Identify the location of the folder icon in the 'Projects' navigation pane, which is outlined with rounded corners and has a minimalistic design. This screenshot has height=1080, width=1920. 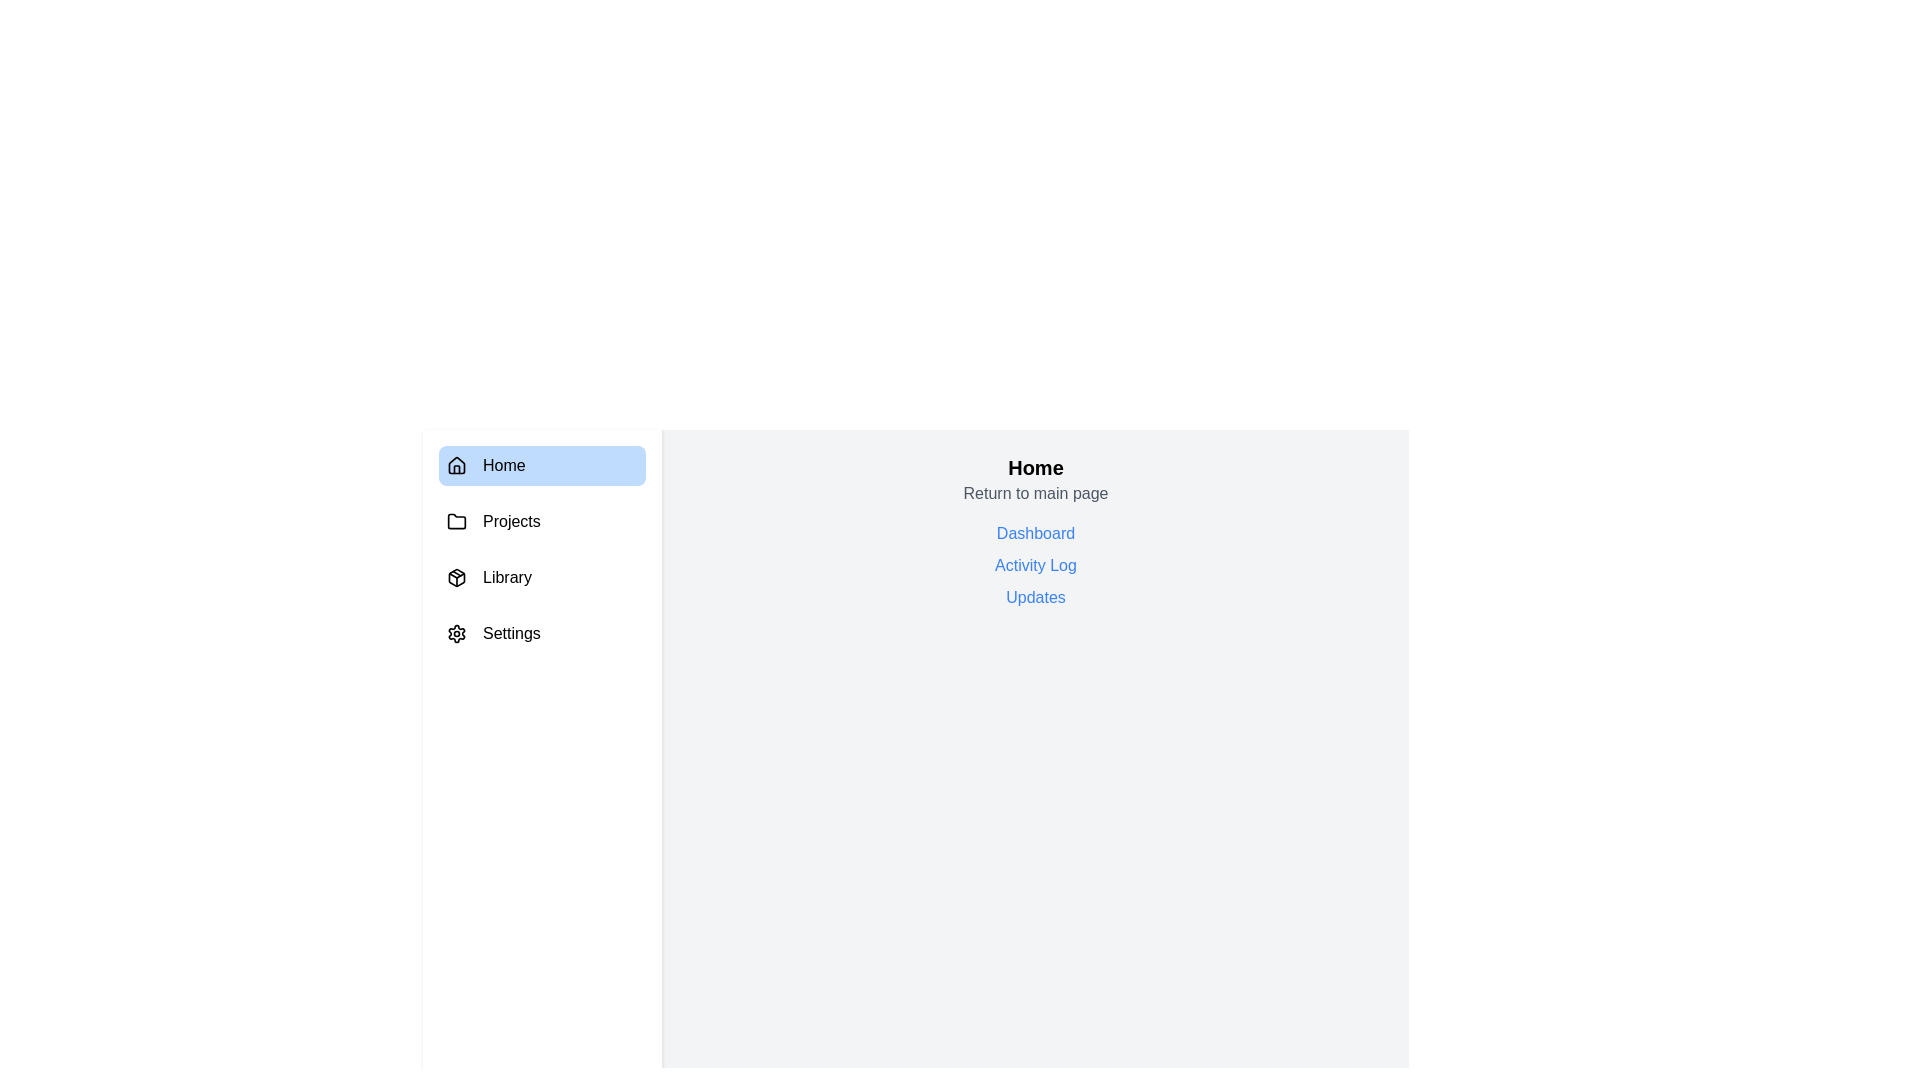
(455, 520).